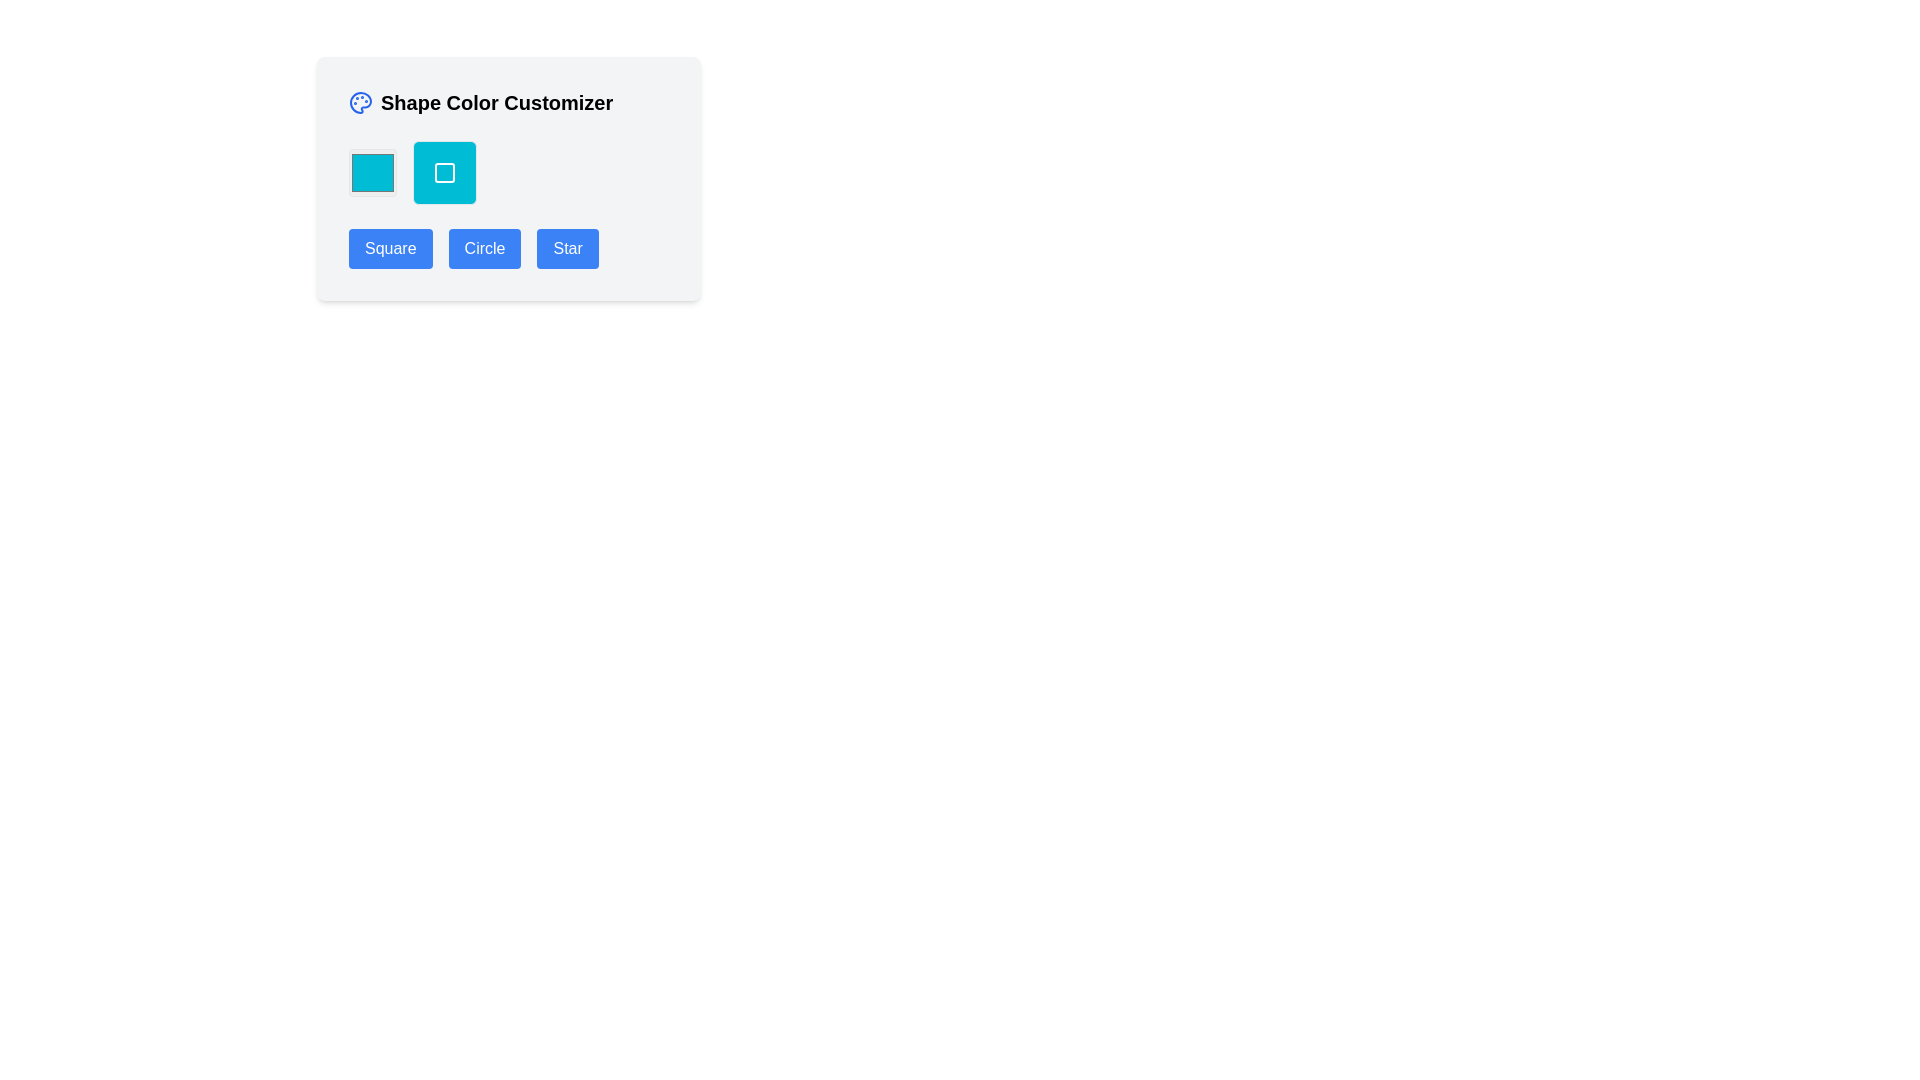 The height and width of the screenshot is (1080, 1920). What do you see at coordinates (508, 103) in the screenshot?
I see `heading element titled 'Shape Color Customizer' which is prominently displayed at the top of a card with a blue palette icon and bold black text` at bounding box center [508, 103].